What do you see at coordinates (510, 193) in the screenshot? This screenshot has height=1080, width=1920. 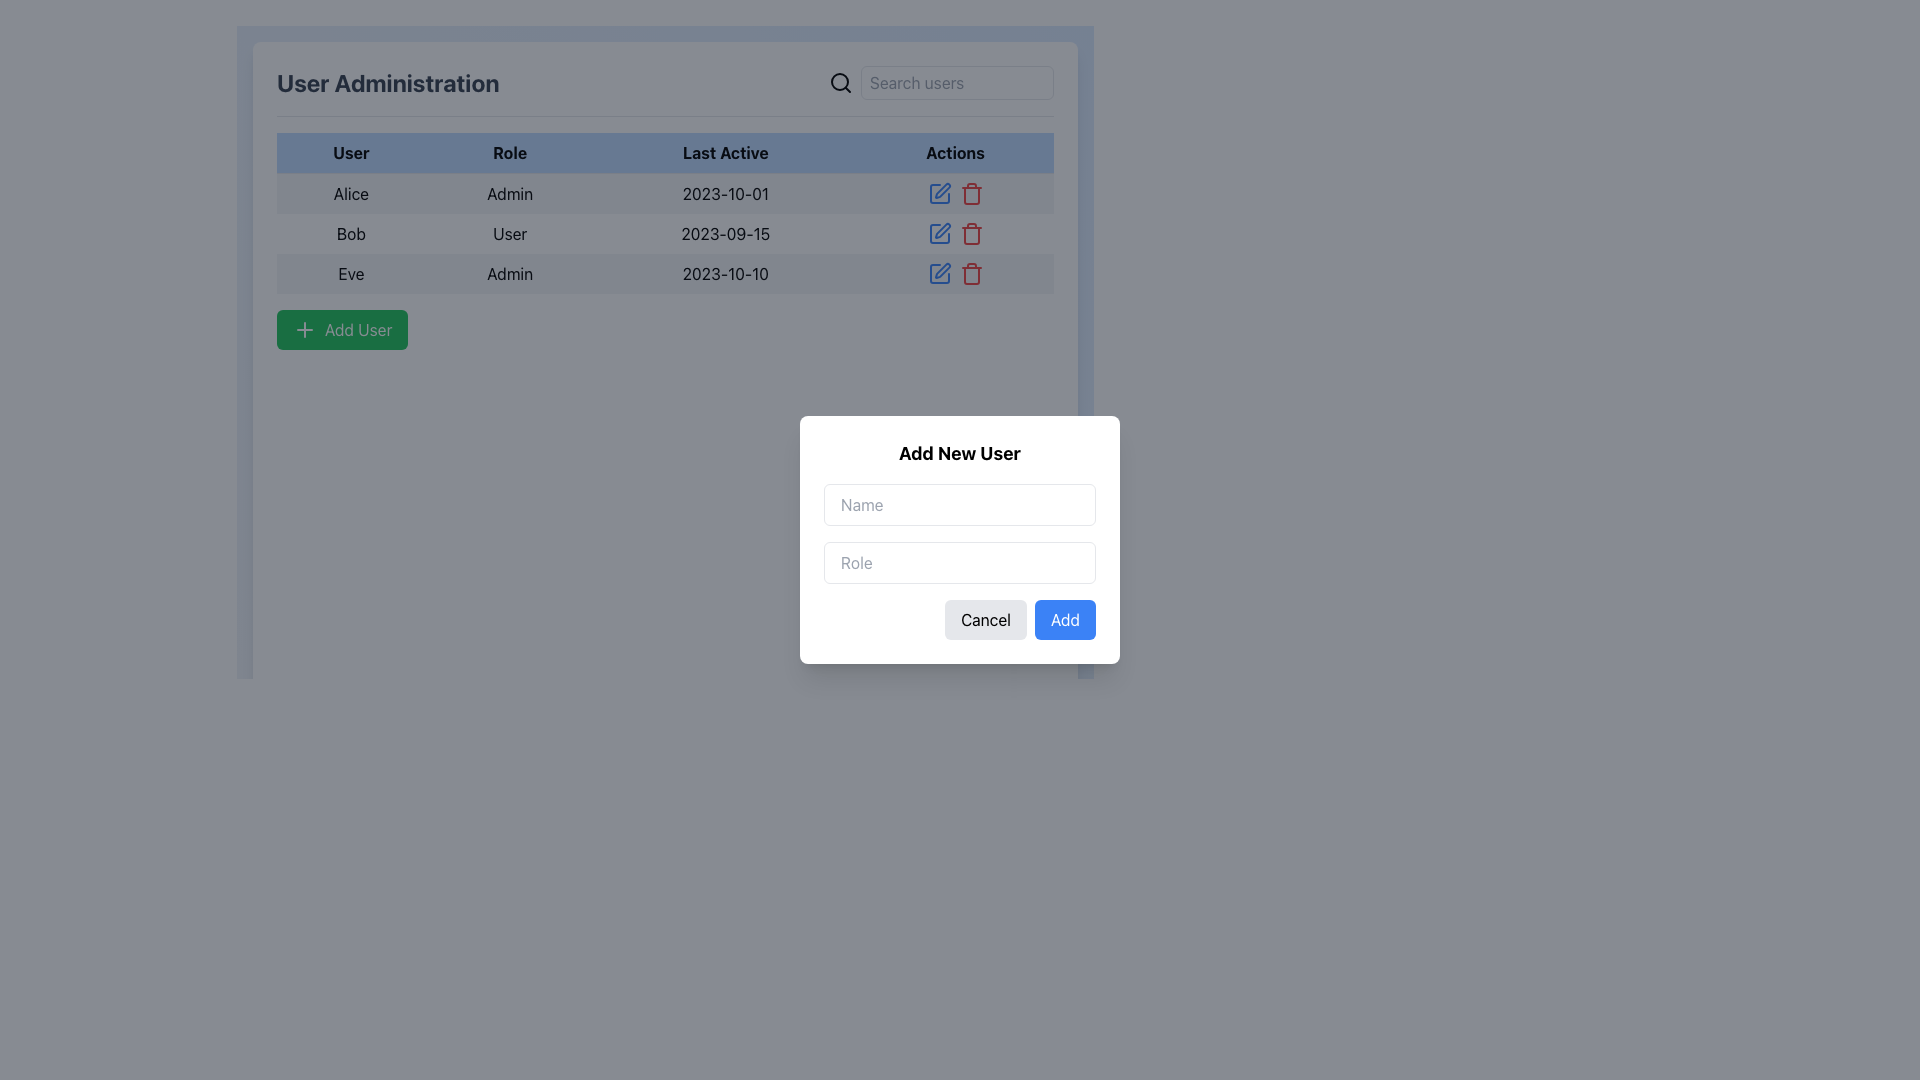 I see `the static text element that displays the user's role ('Admin') in the user management interface, which is centrally positioned in the second column of a table` at bounding box center [510, 193].